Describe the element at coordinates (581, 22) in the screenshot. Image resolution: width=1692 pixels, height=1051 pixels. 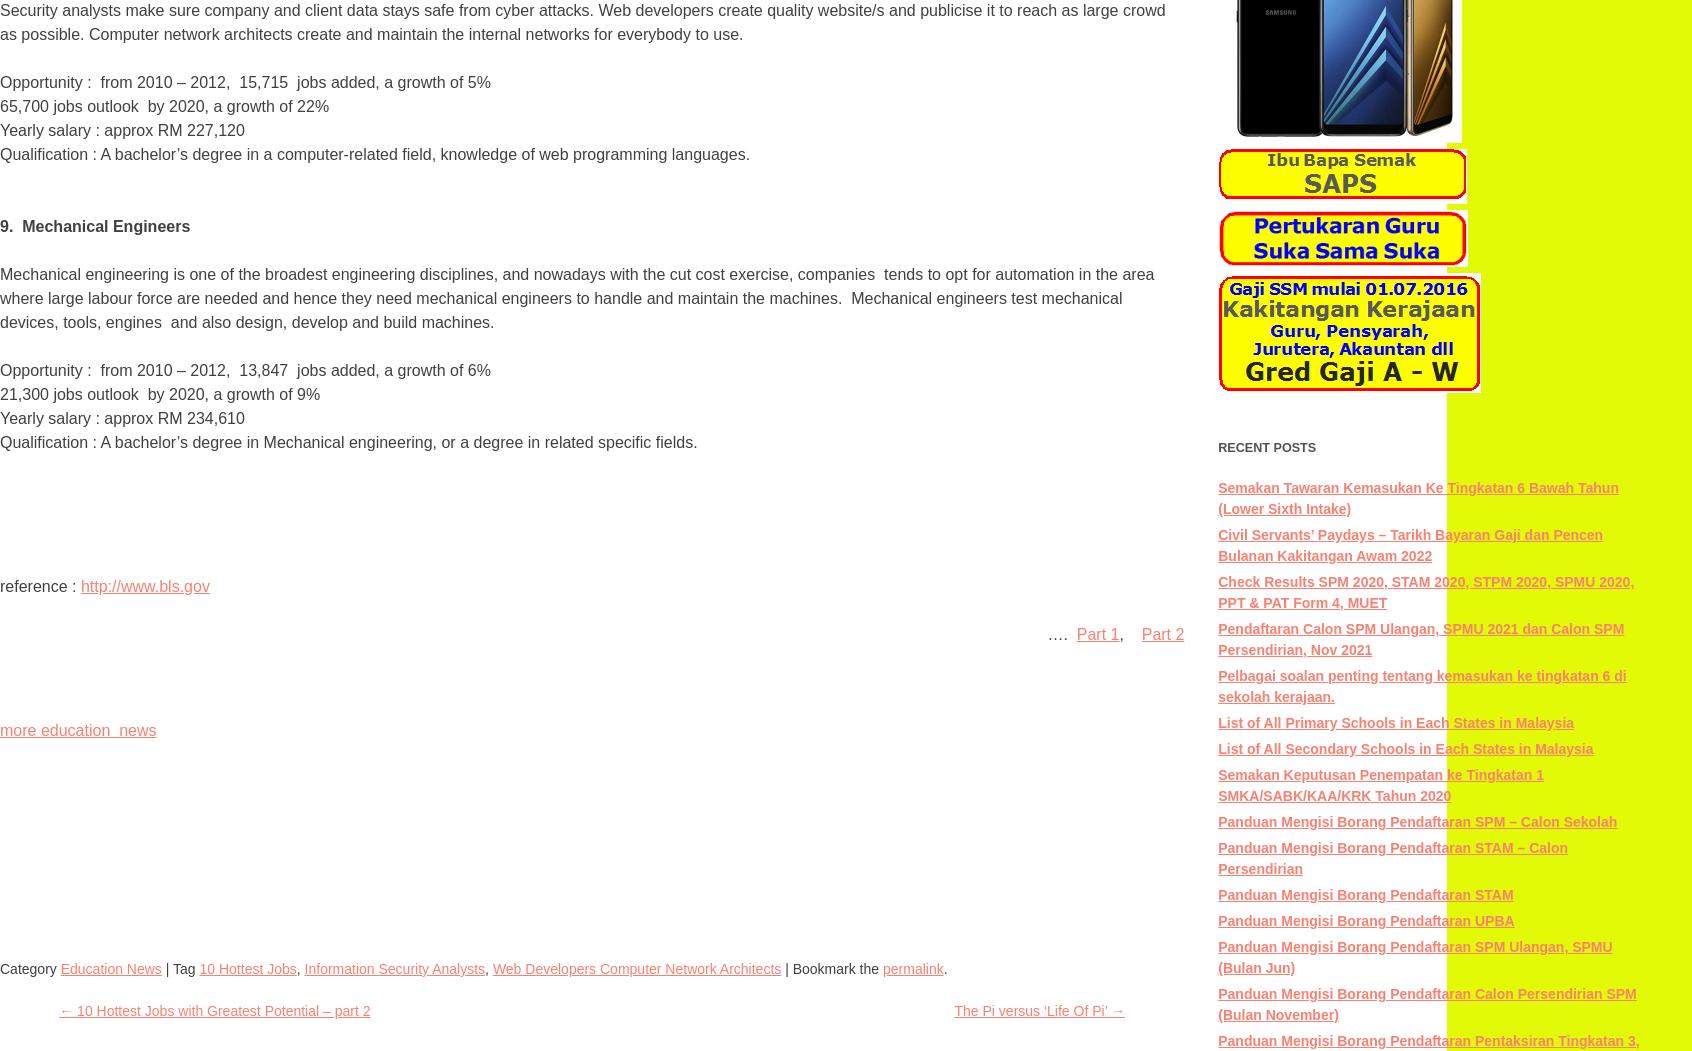
I see `'Security analysts make sure company and client data stays safe from cyber attacks. Web developers create quality website/s and publicise it to reach as large crowd as possible. Computer network architects create and maintain the internal networks for everybody to use.'` at that location.